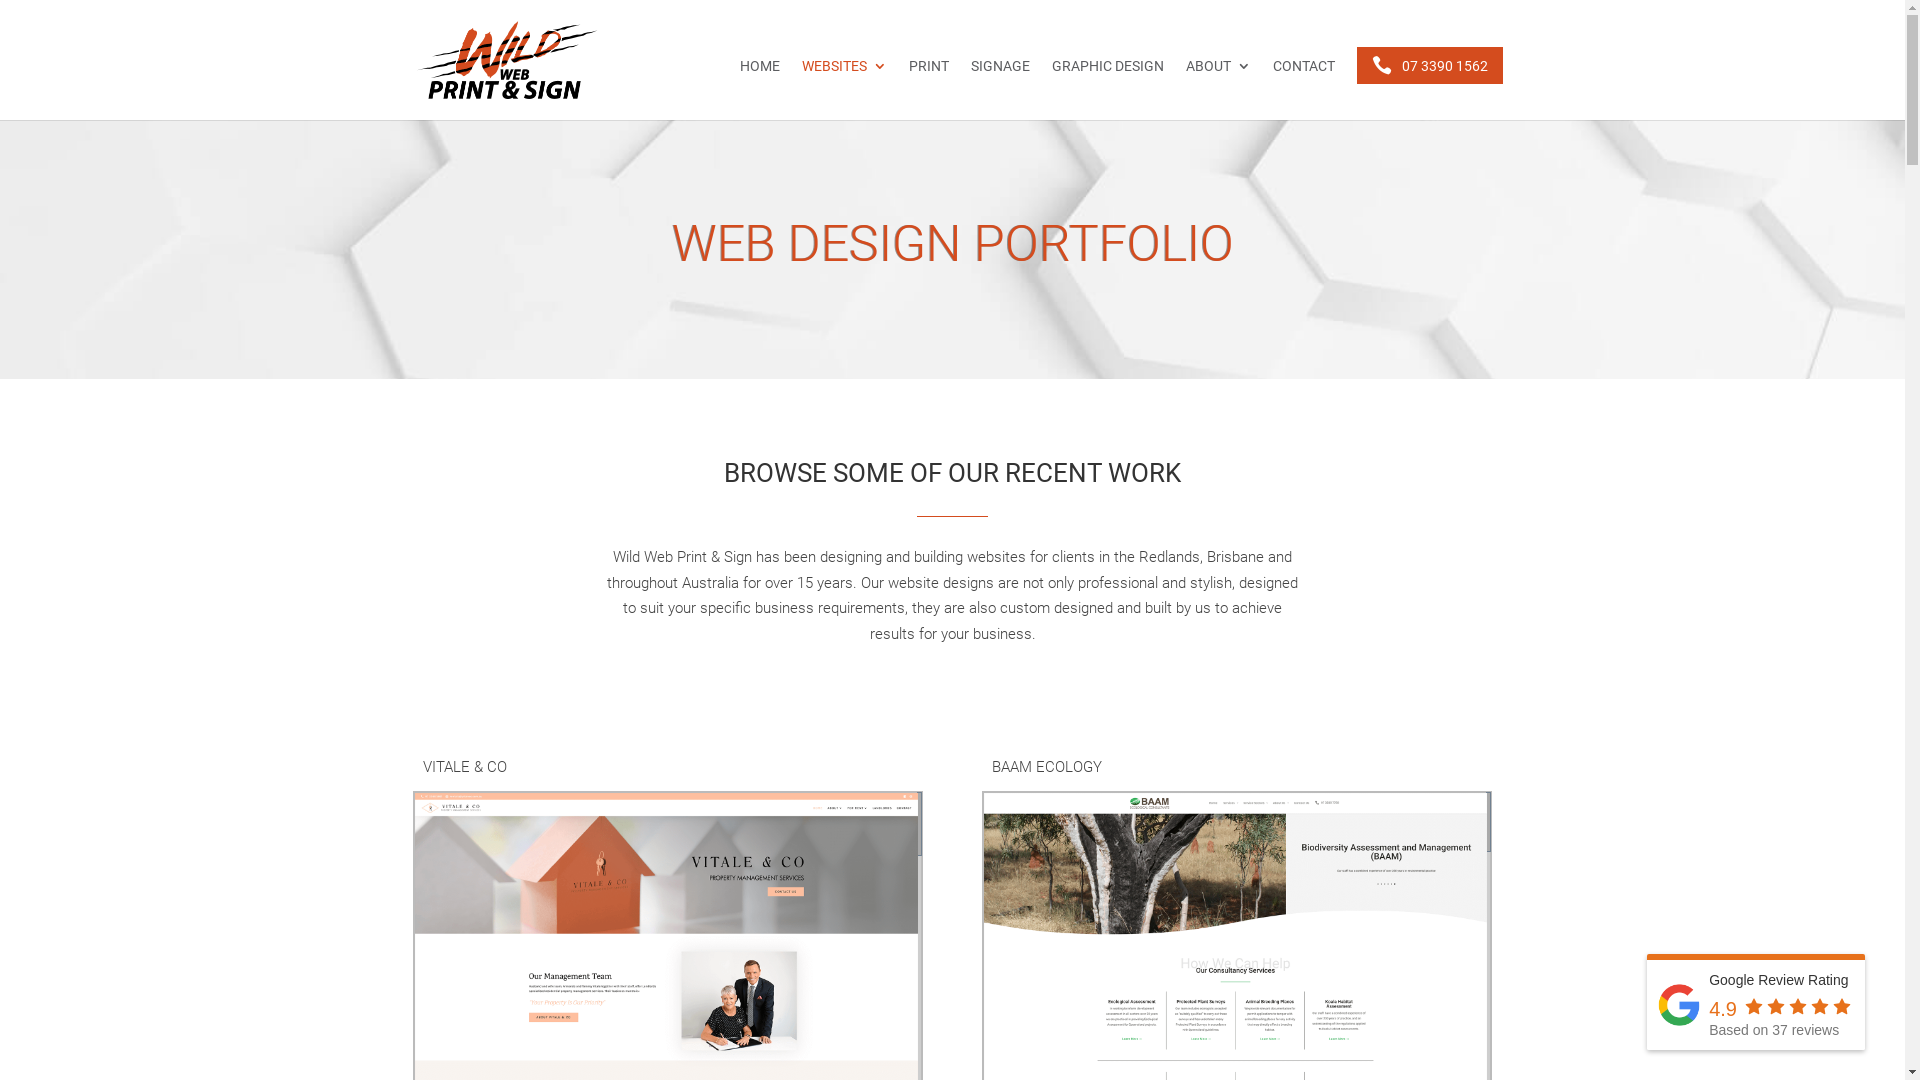  Describe the element at coordinates (1217, 88) in the screenshot. I see `'ABOUT'` at that location.